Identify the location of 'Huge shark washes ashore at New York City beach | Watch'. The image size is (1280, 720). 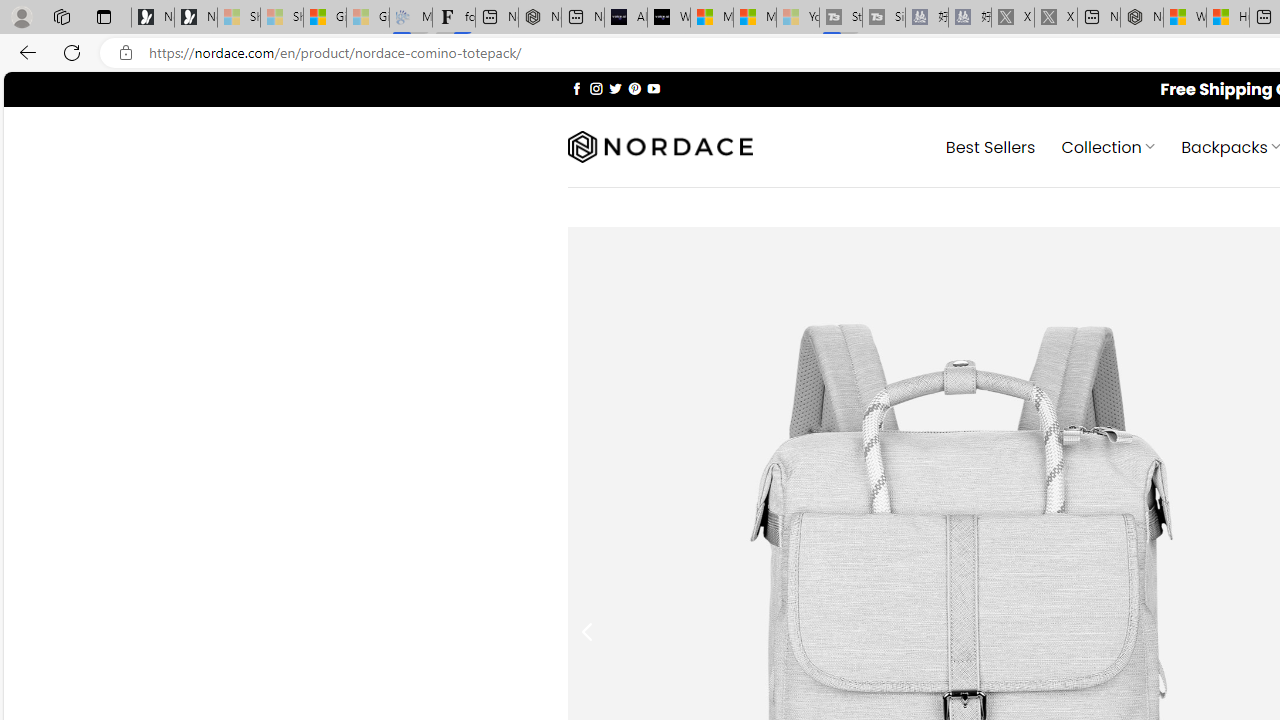
(1227, 17).